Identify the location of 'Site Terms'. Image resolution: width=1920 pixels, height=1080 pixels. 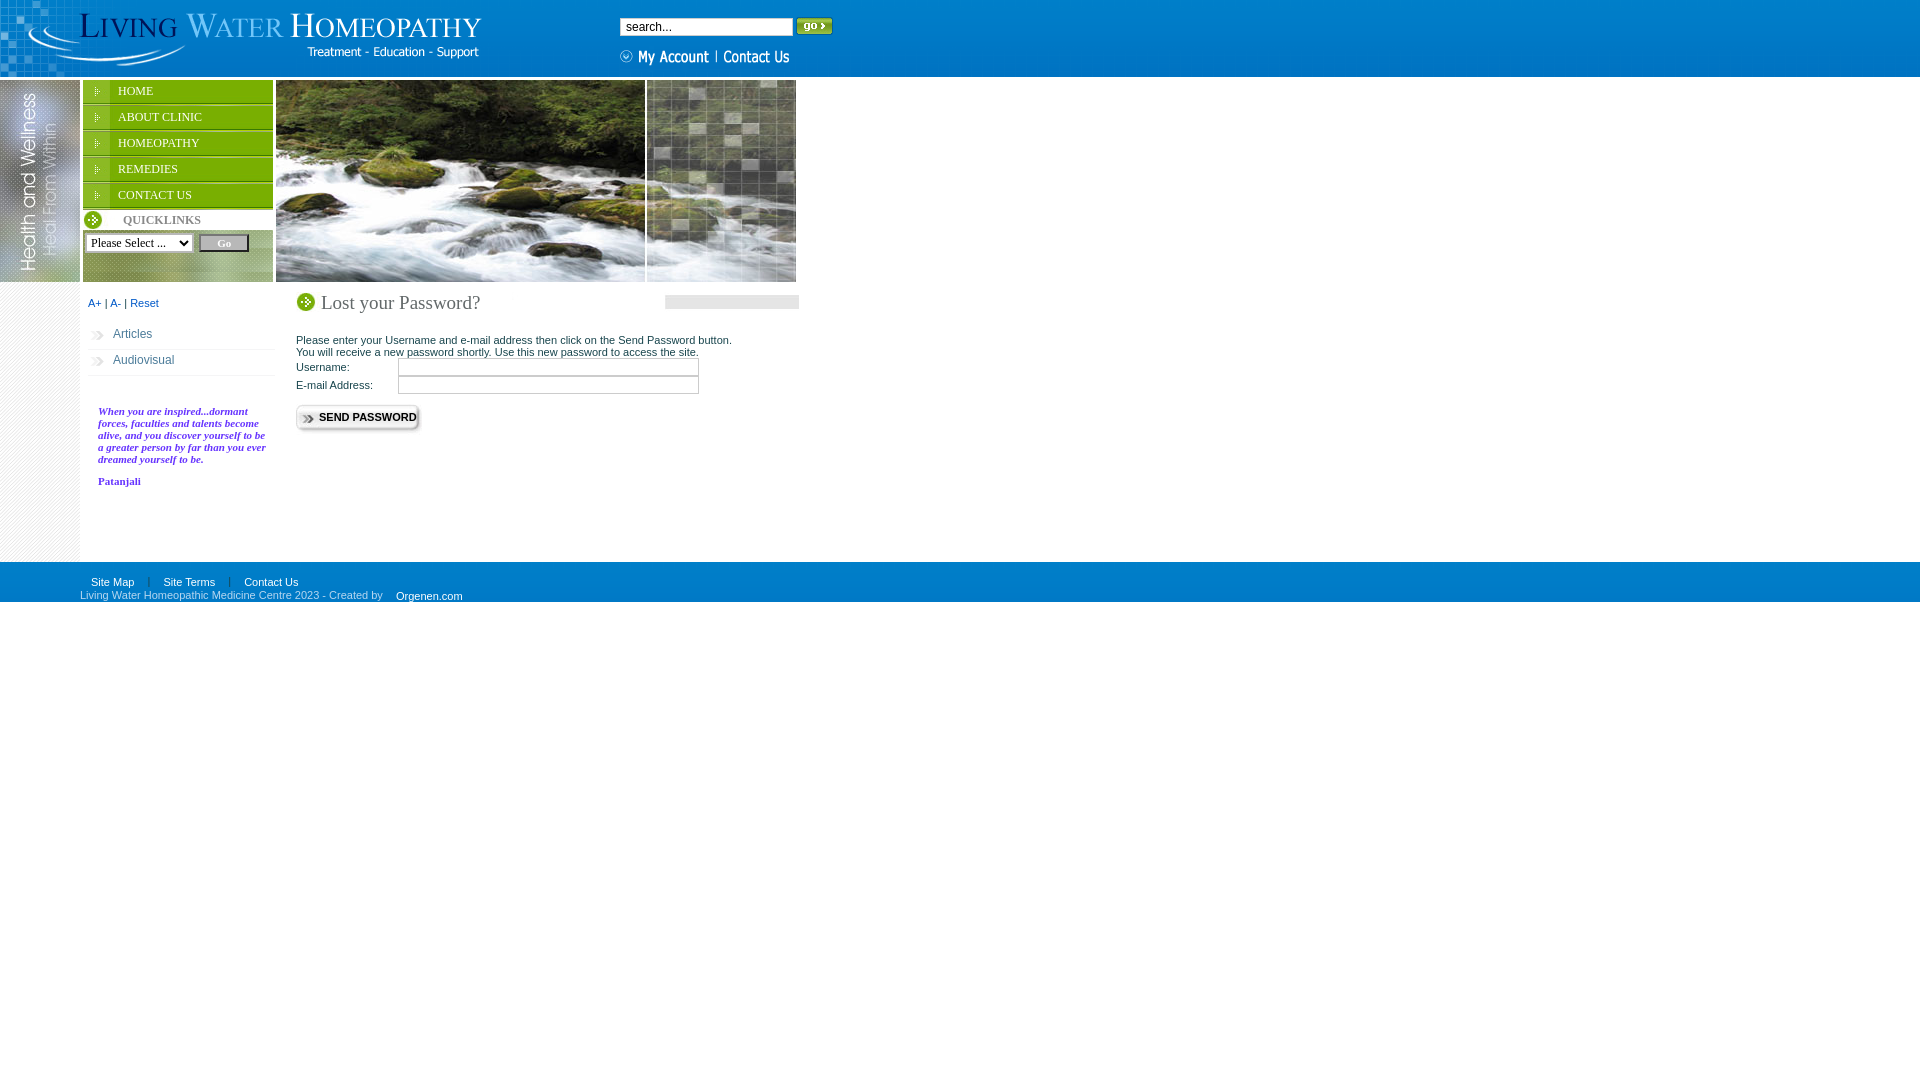
(188, 582).